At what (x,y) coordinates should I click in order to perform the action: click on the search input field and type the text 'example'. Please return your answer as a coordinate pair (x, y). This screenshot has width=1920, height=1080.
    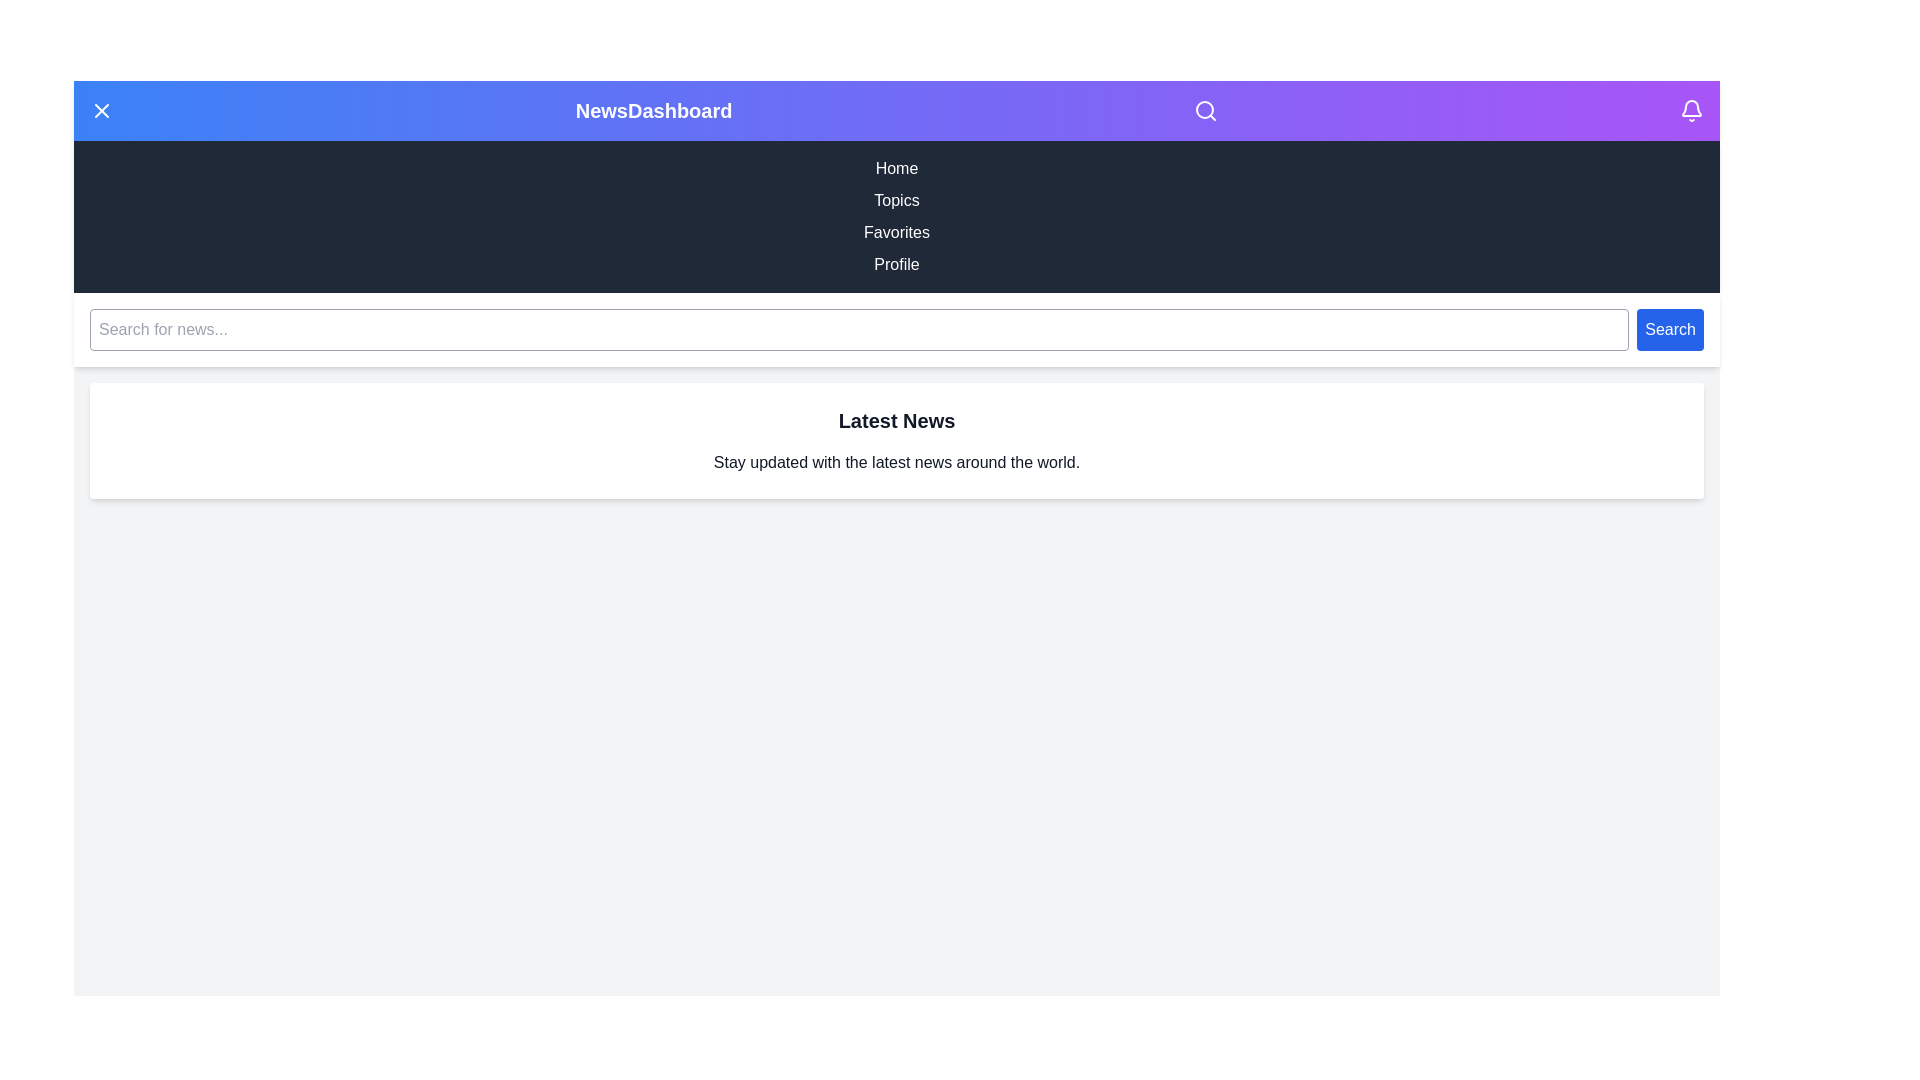
    Looking at the image, I should click on (859, 329).